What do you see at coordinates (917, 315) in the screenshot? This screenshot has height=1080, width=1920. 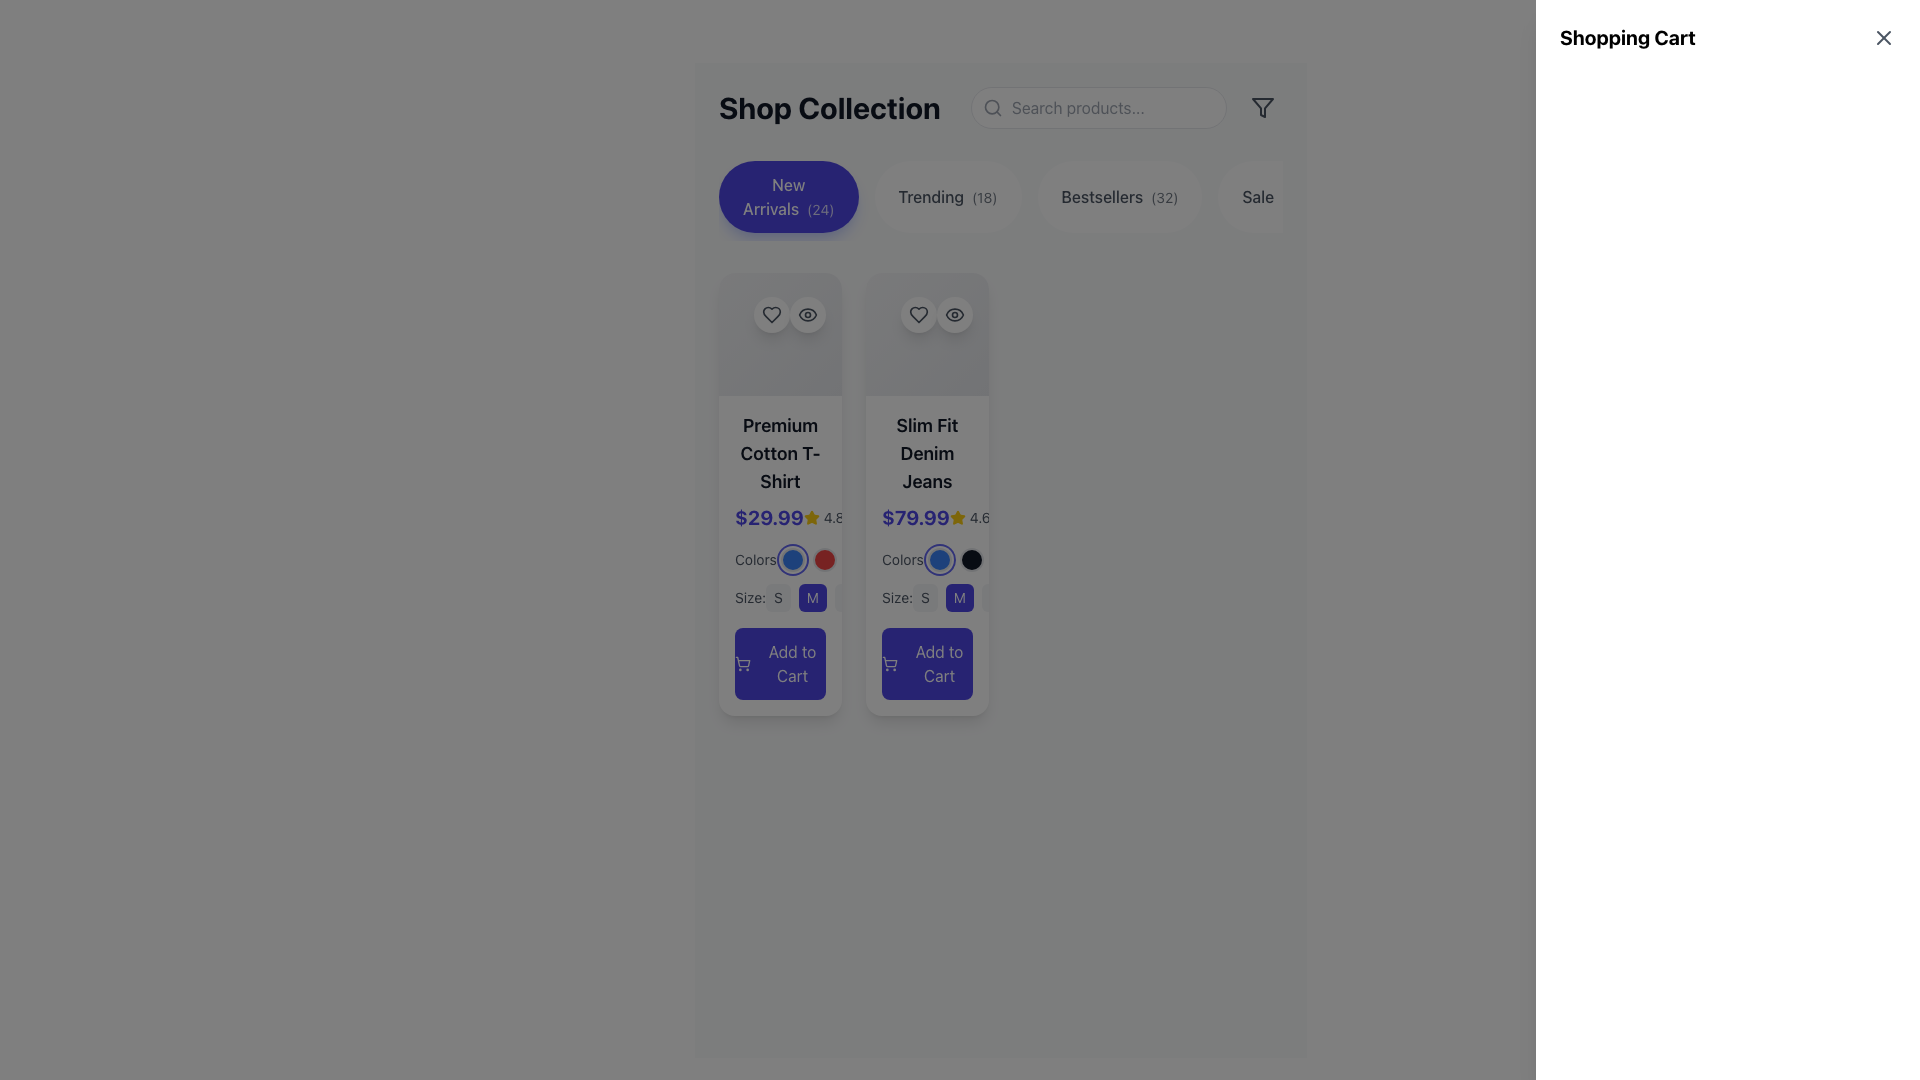 I see `the heart icon located at the upper section of the item card for 'Slim Fit Denim Jeans' to mark the product as a favorite` at bounding box center [917, 315].